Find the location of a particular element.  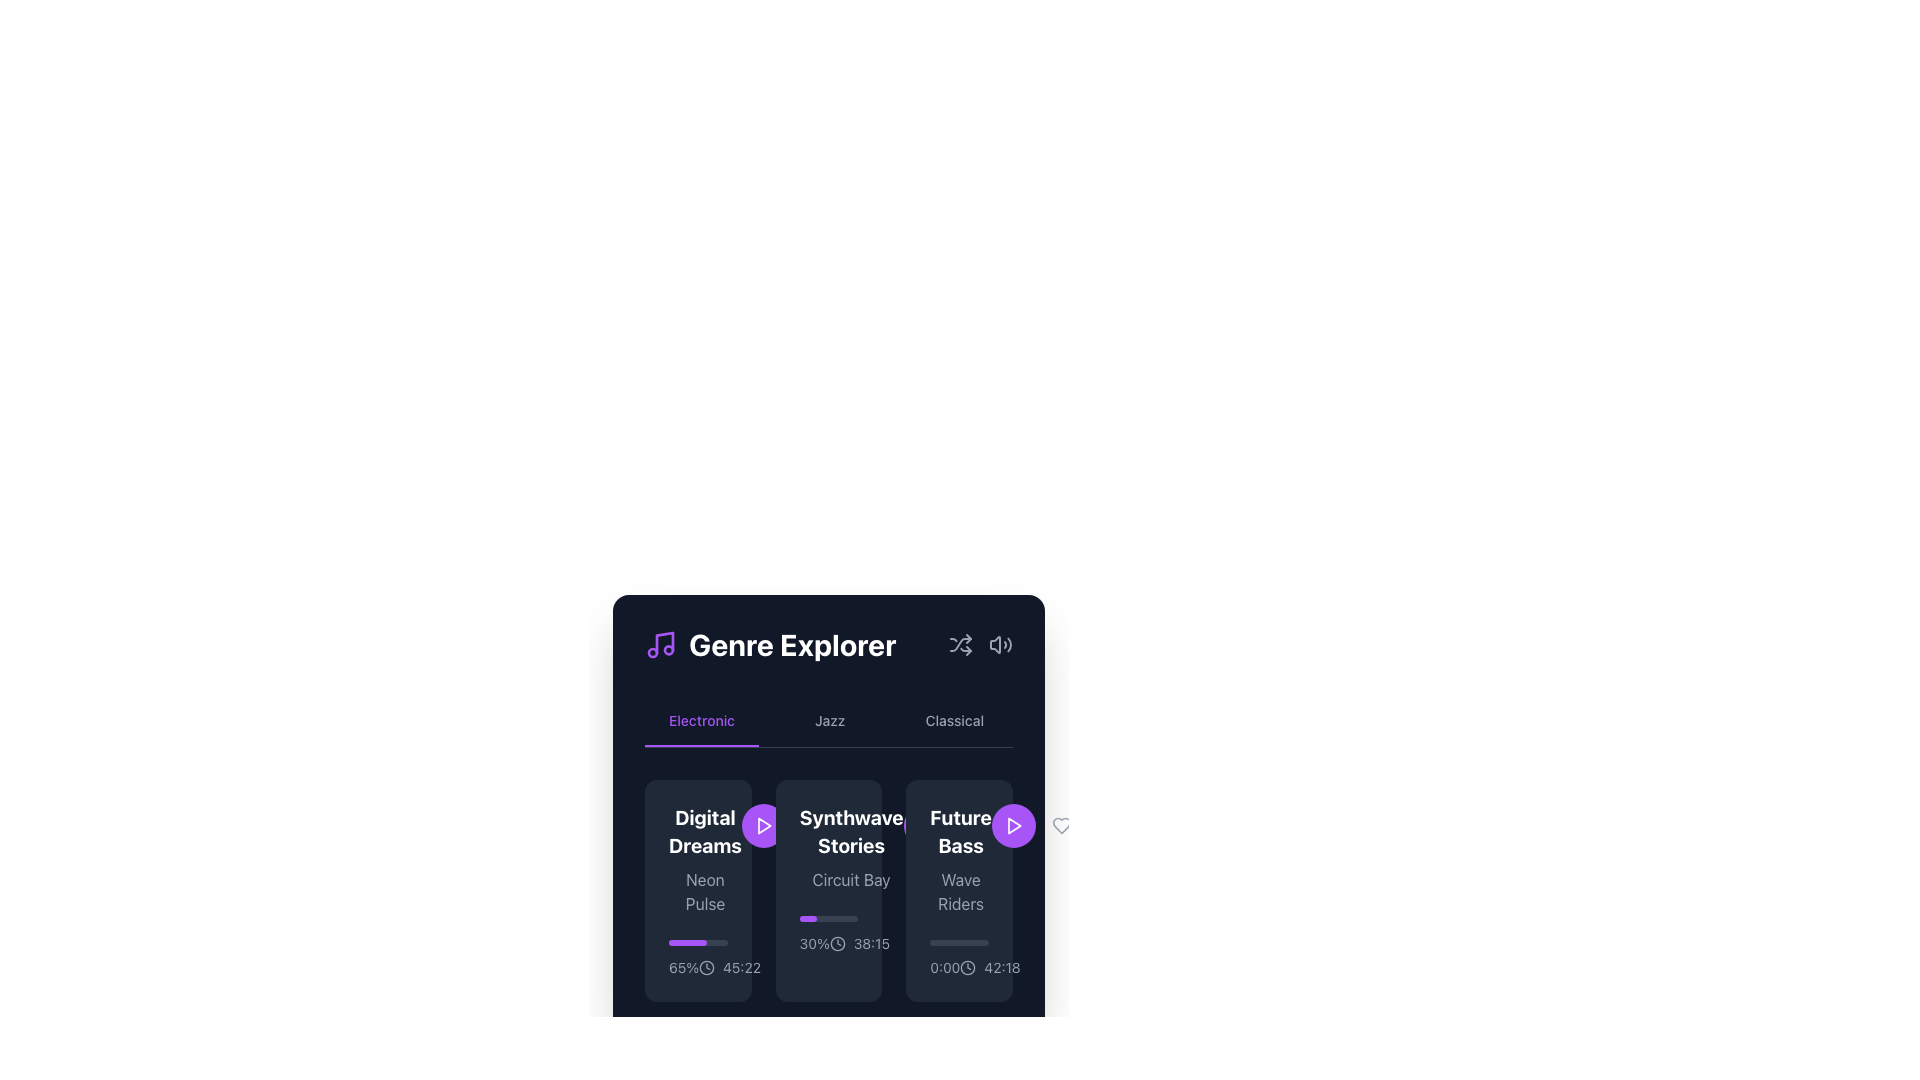

the 'Genre Explorer' text label with a purple musical note icon located in the top-left corner of the main header interface is located at coordinates (769, 644).